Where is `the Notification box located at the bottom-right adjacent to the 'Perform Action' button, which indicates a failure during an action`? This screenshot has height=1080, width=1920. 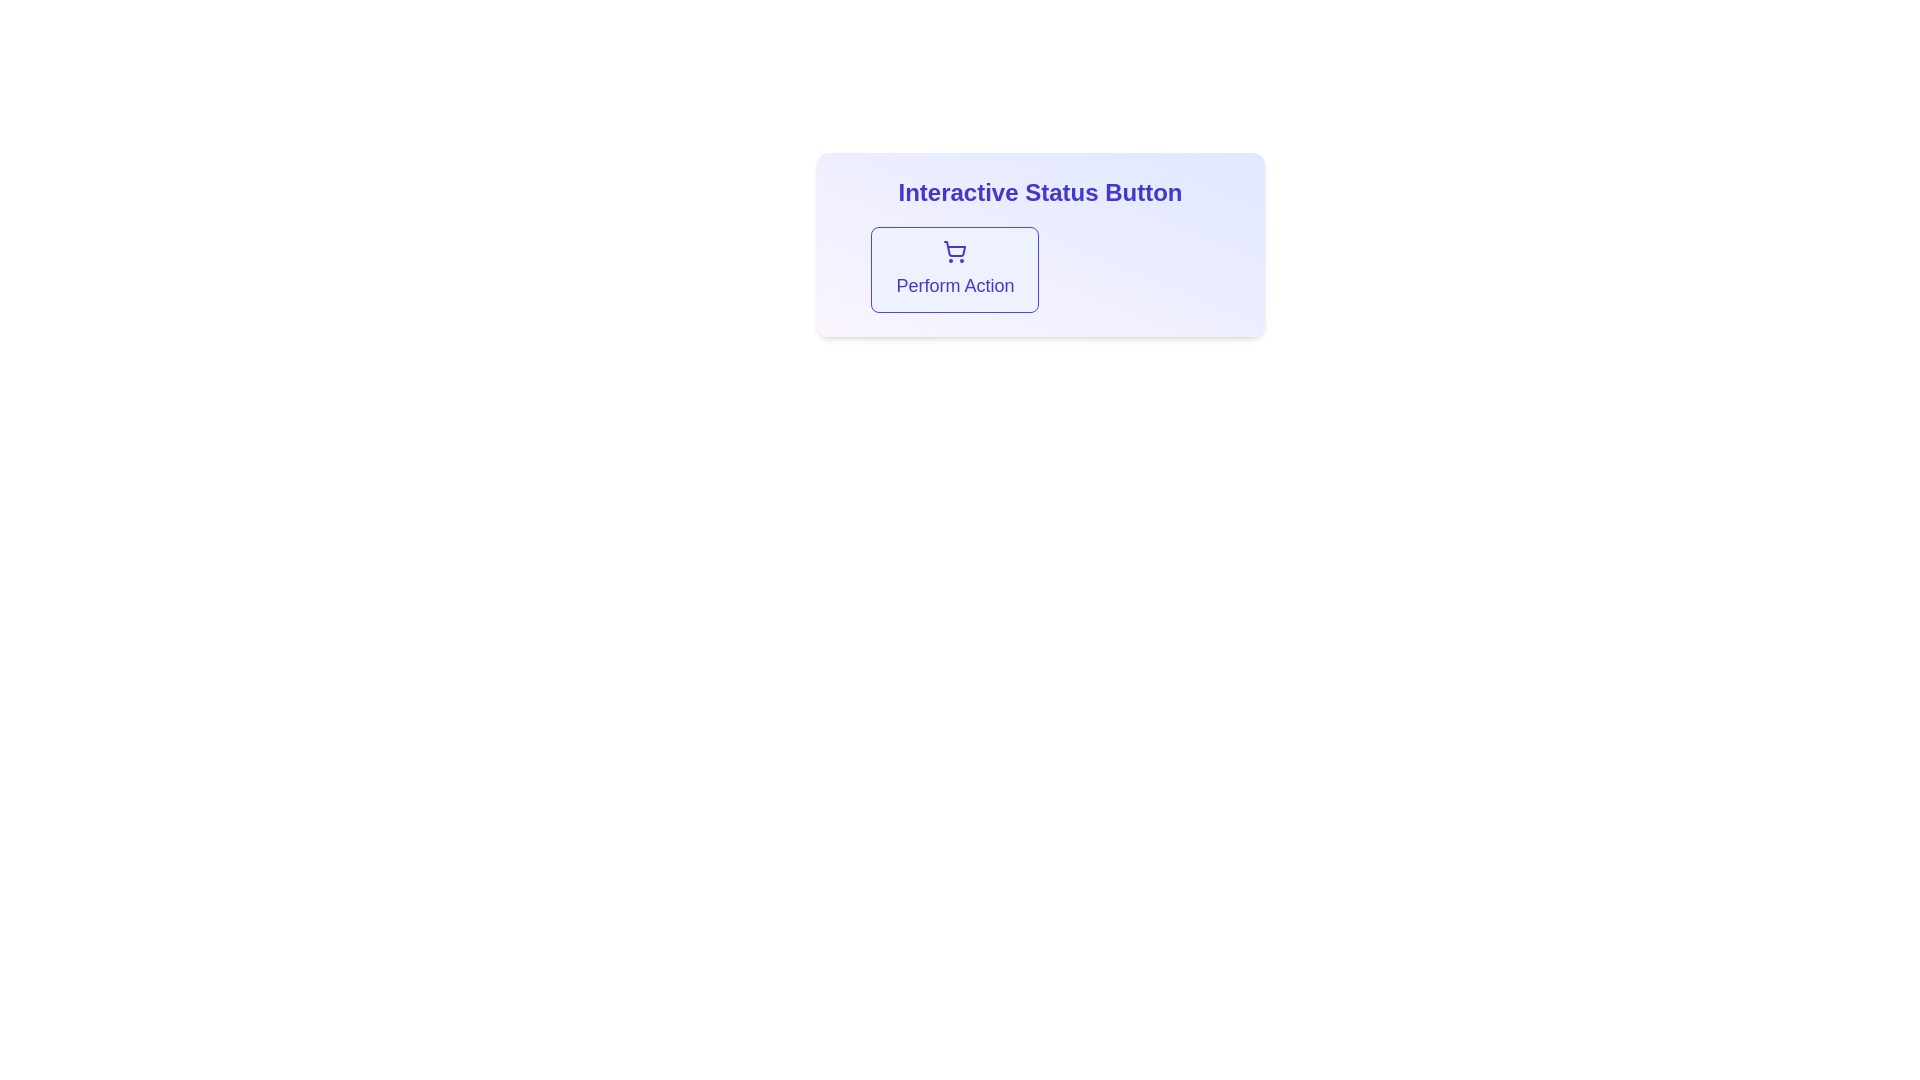
the Notification box located at the bottom-right adjacent to the 'Perform Action' button, which indicates a failure during an action is located at coordinates (1124, 280).